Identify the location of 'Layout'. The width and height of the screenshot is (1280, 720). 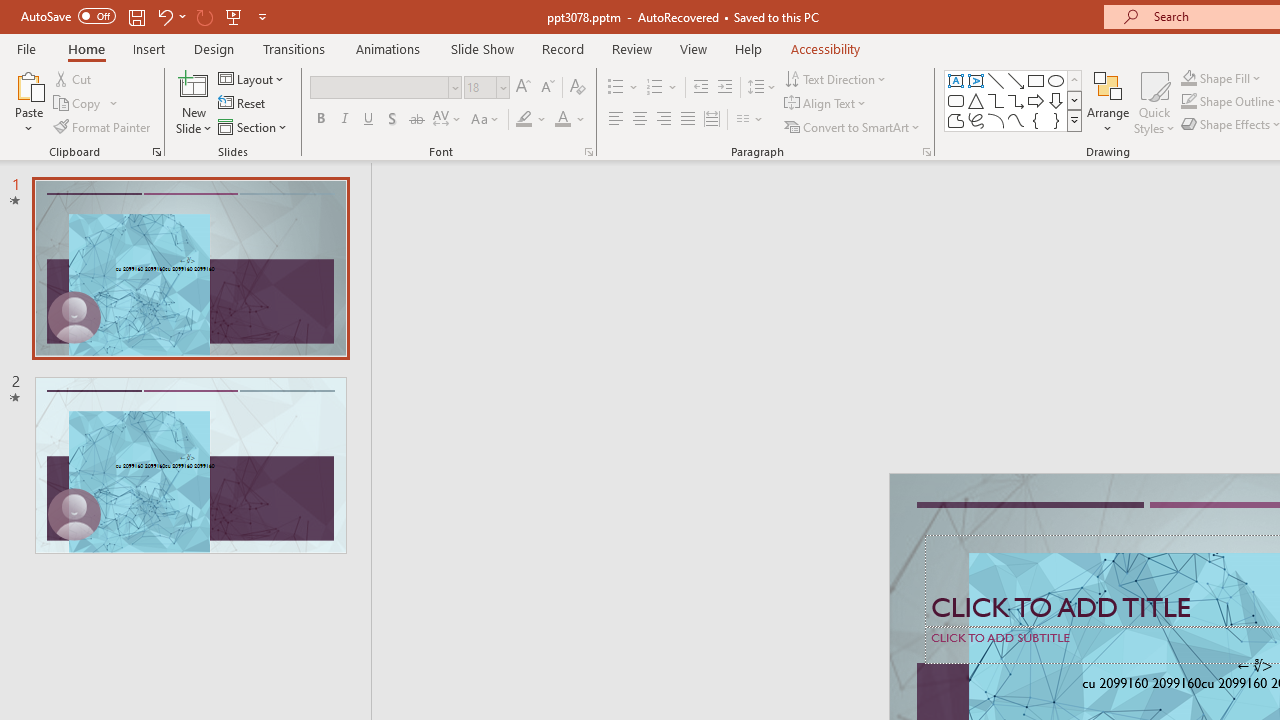
(251, 78).